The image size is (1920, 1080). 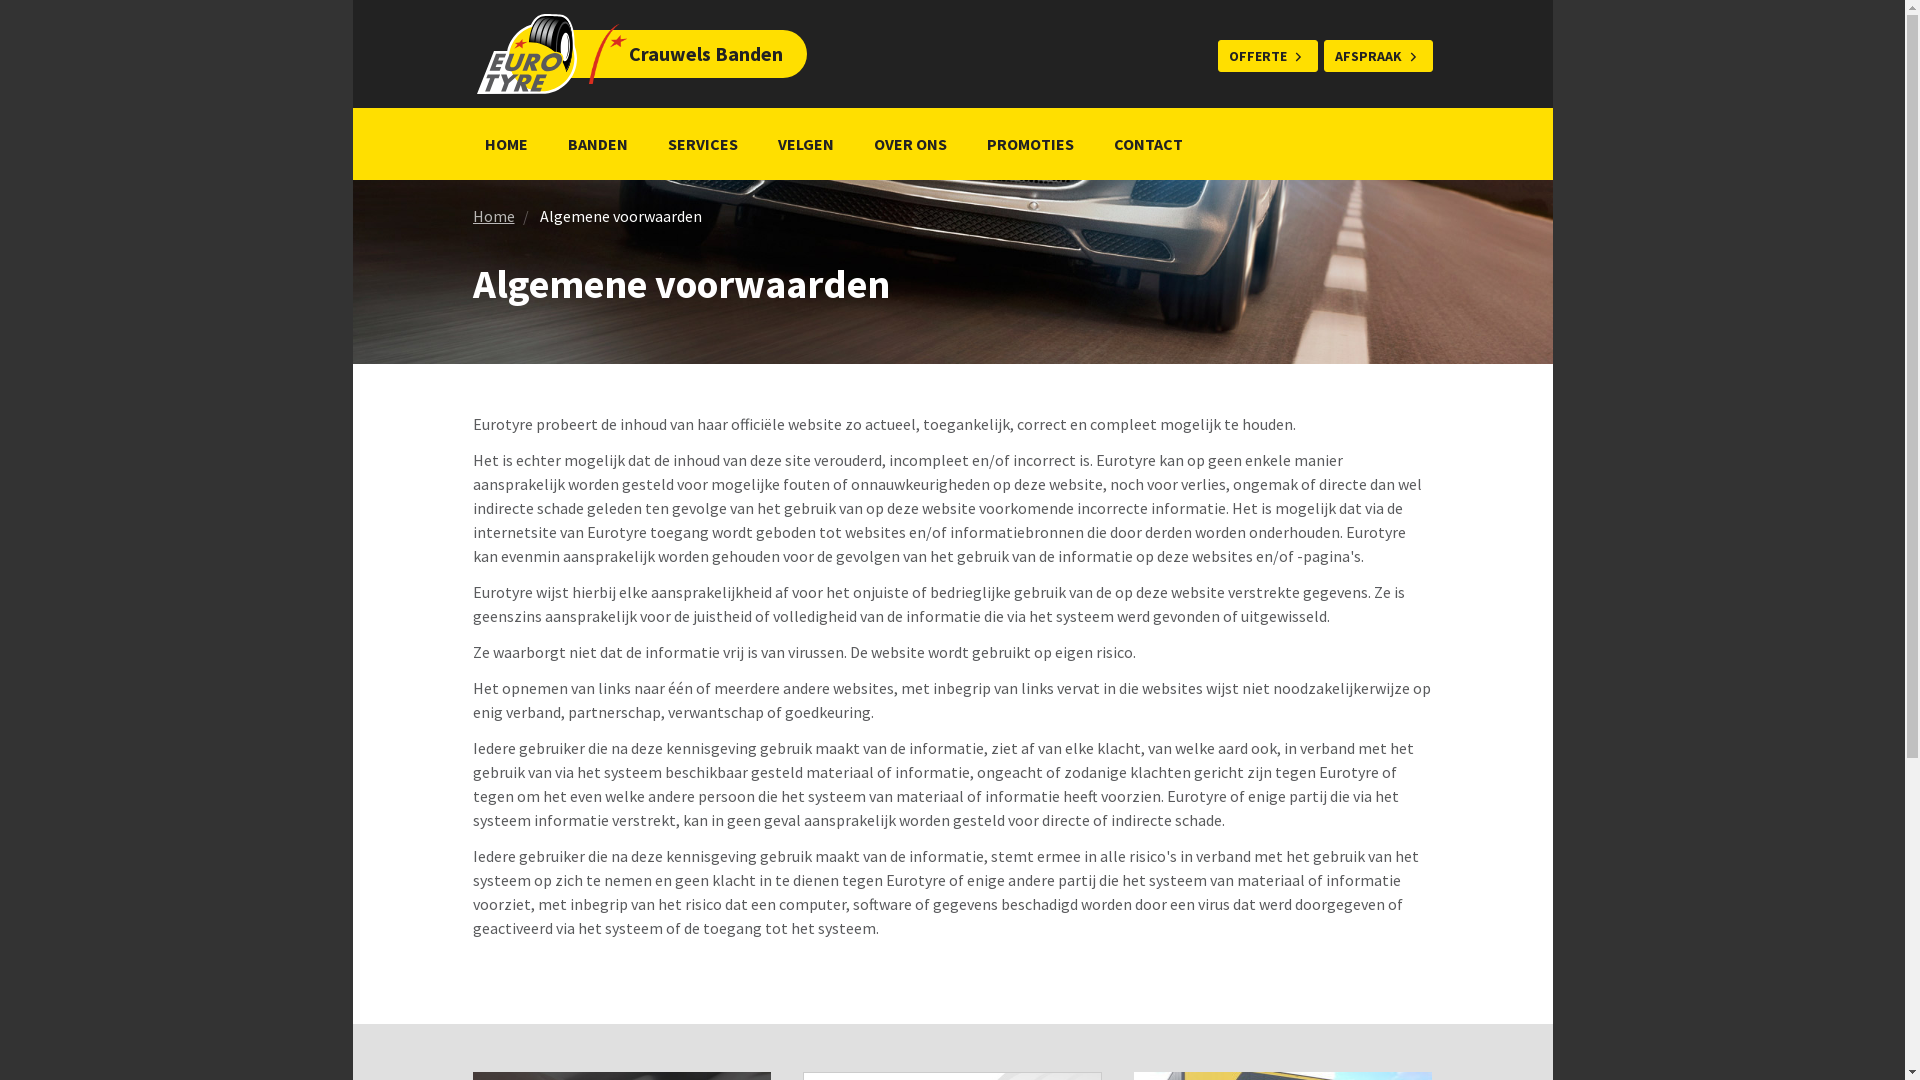 I want to click on 'VELGEN', so click(x=806, y=142).